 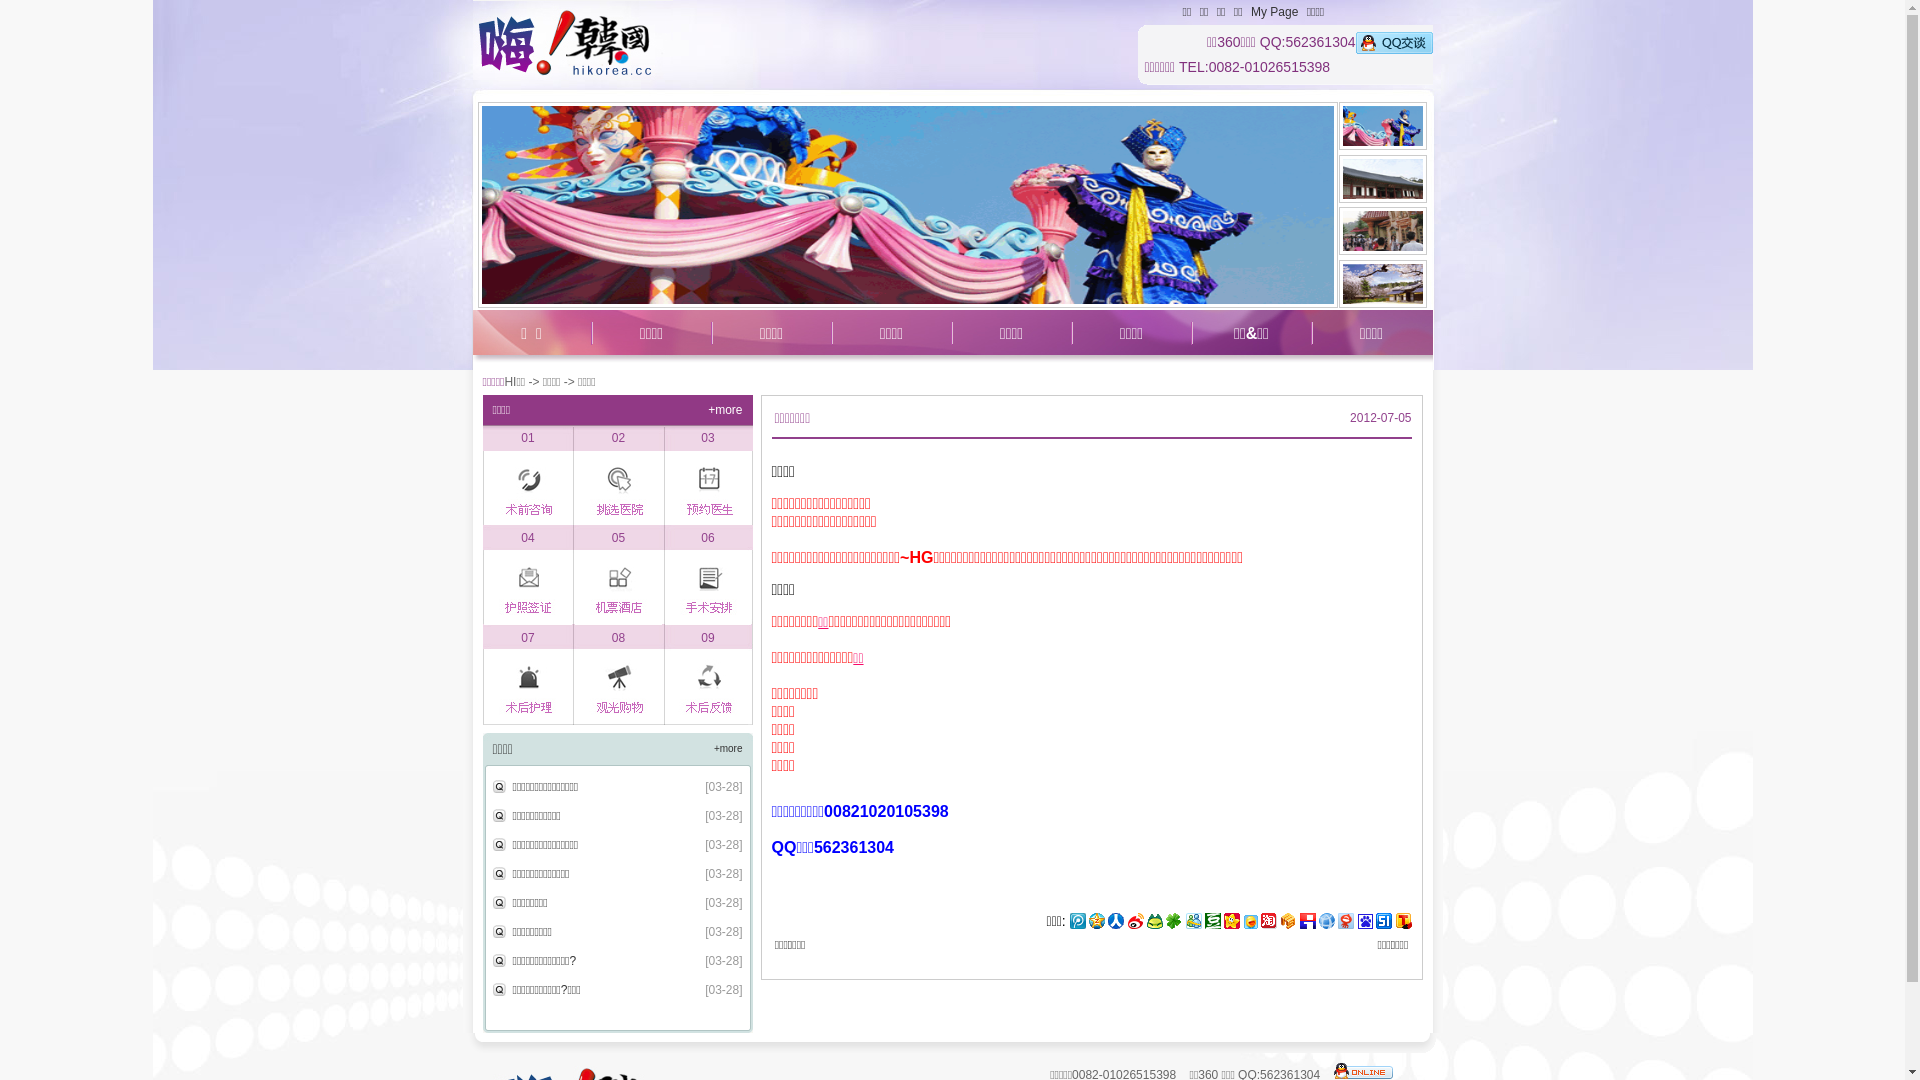 What do you see at coordinates (1273, 11) in the screenshot?
I see `'My Page'` at bounding box center [1273, 11].